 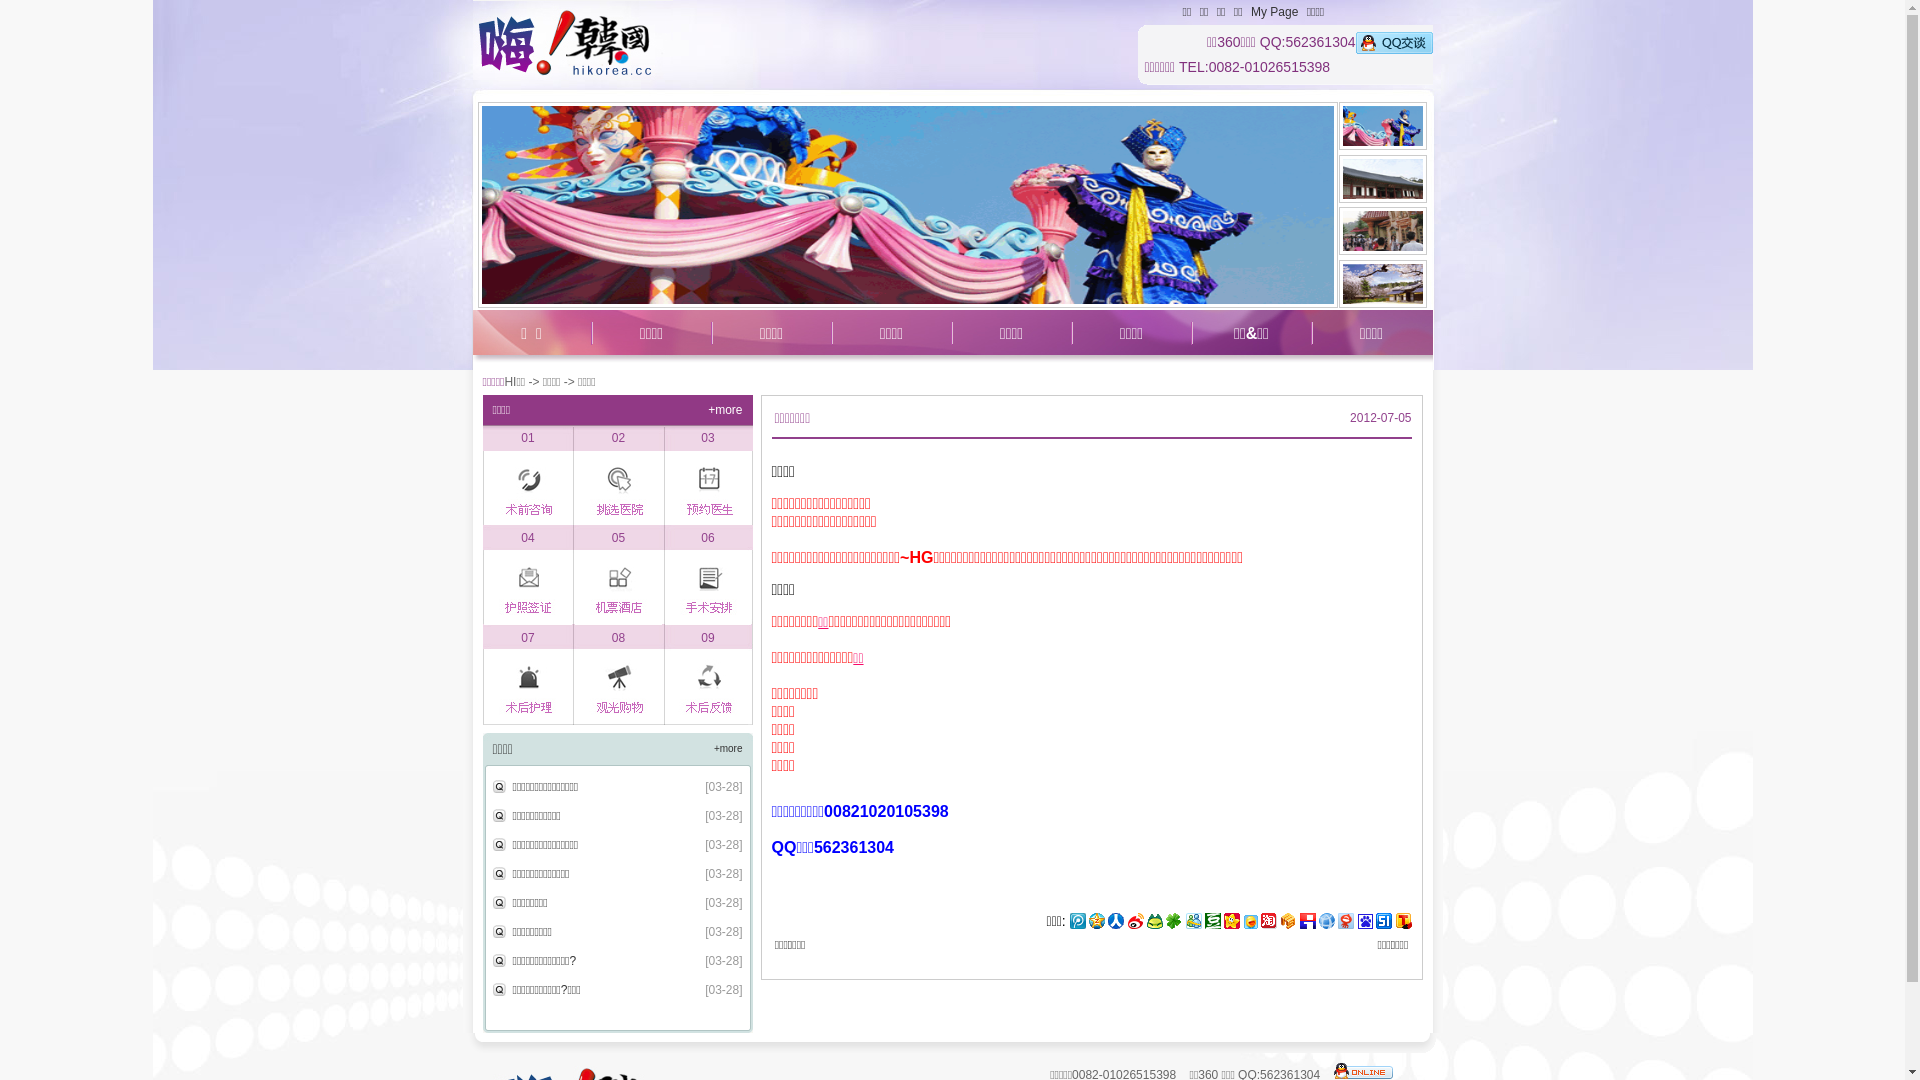 What do you see at coordinates (1273, 11) in the screenshot?
I see `'My Page'` at bounding box center [1273, 11].